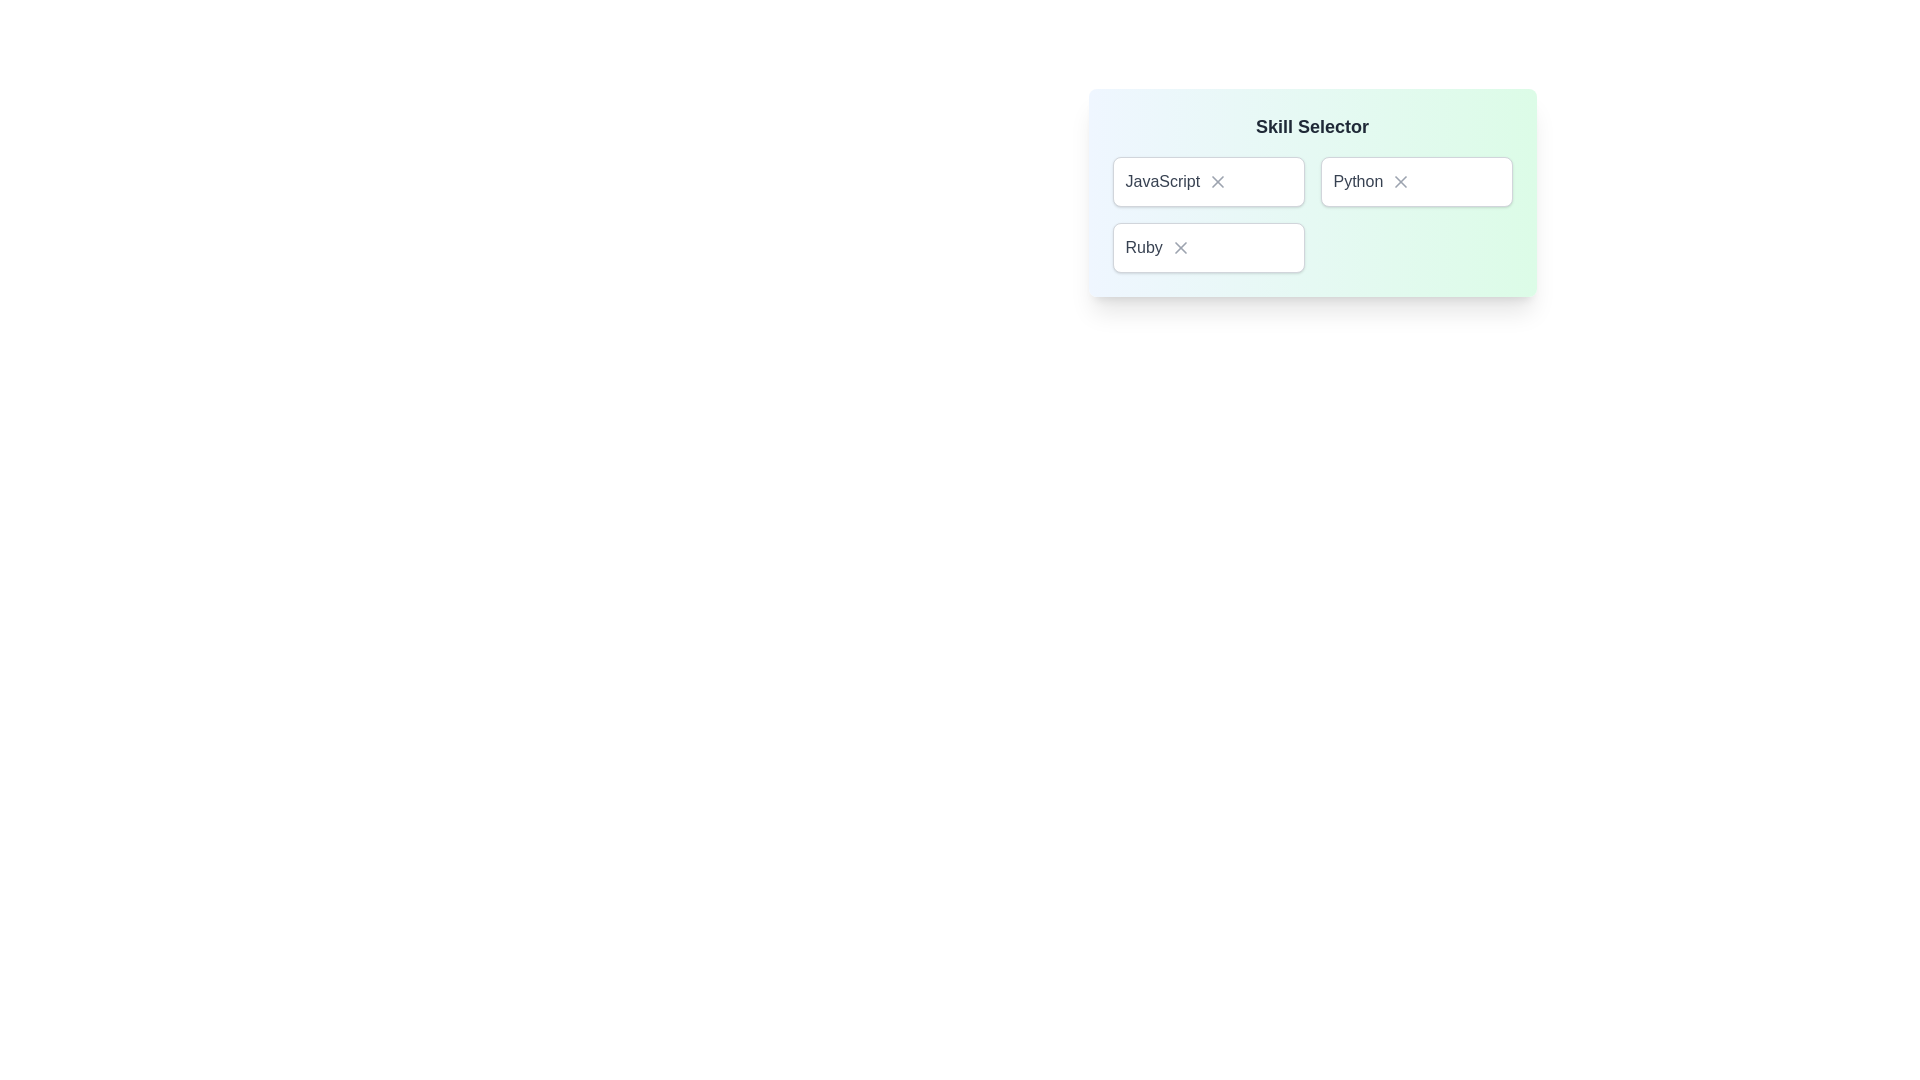 This screenshot has width=1920, height=1080. Describe the element at coordinates (1415, 181) in the screenshot. I see `the chip labeled Python` at that location.